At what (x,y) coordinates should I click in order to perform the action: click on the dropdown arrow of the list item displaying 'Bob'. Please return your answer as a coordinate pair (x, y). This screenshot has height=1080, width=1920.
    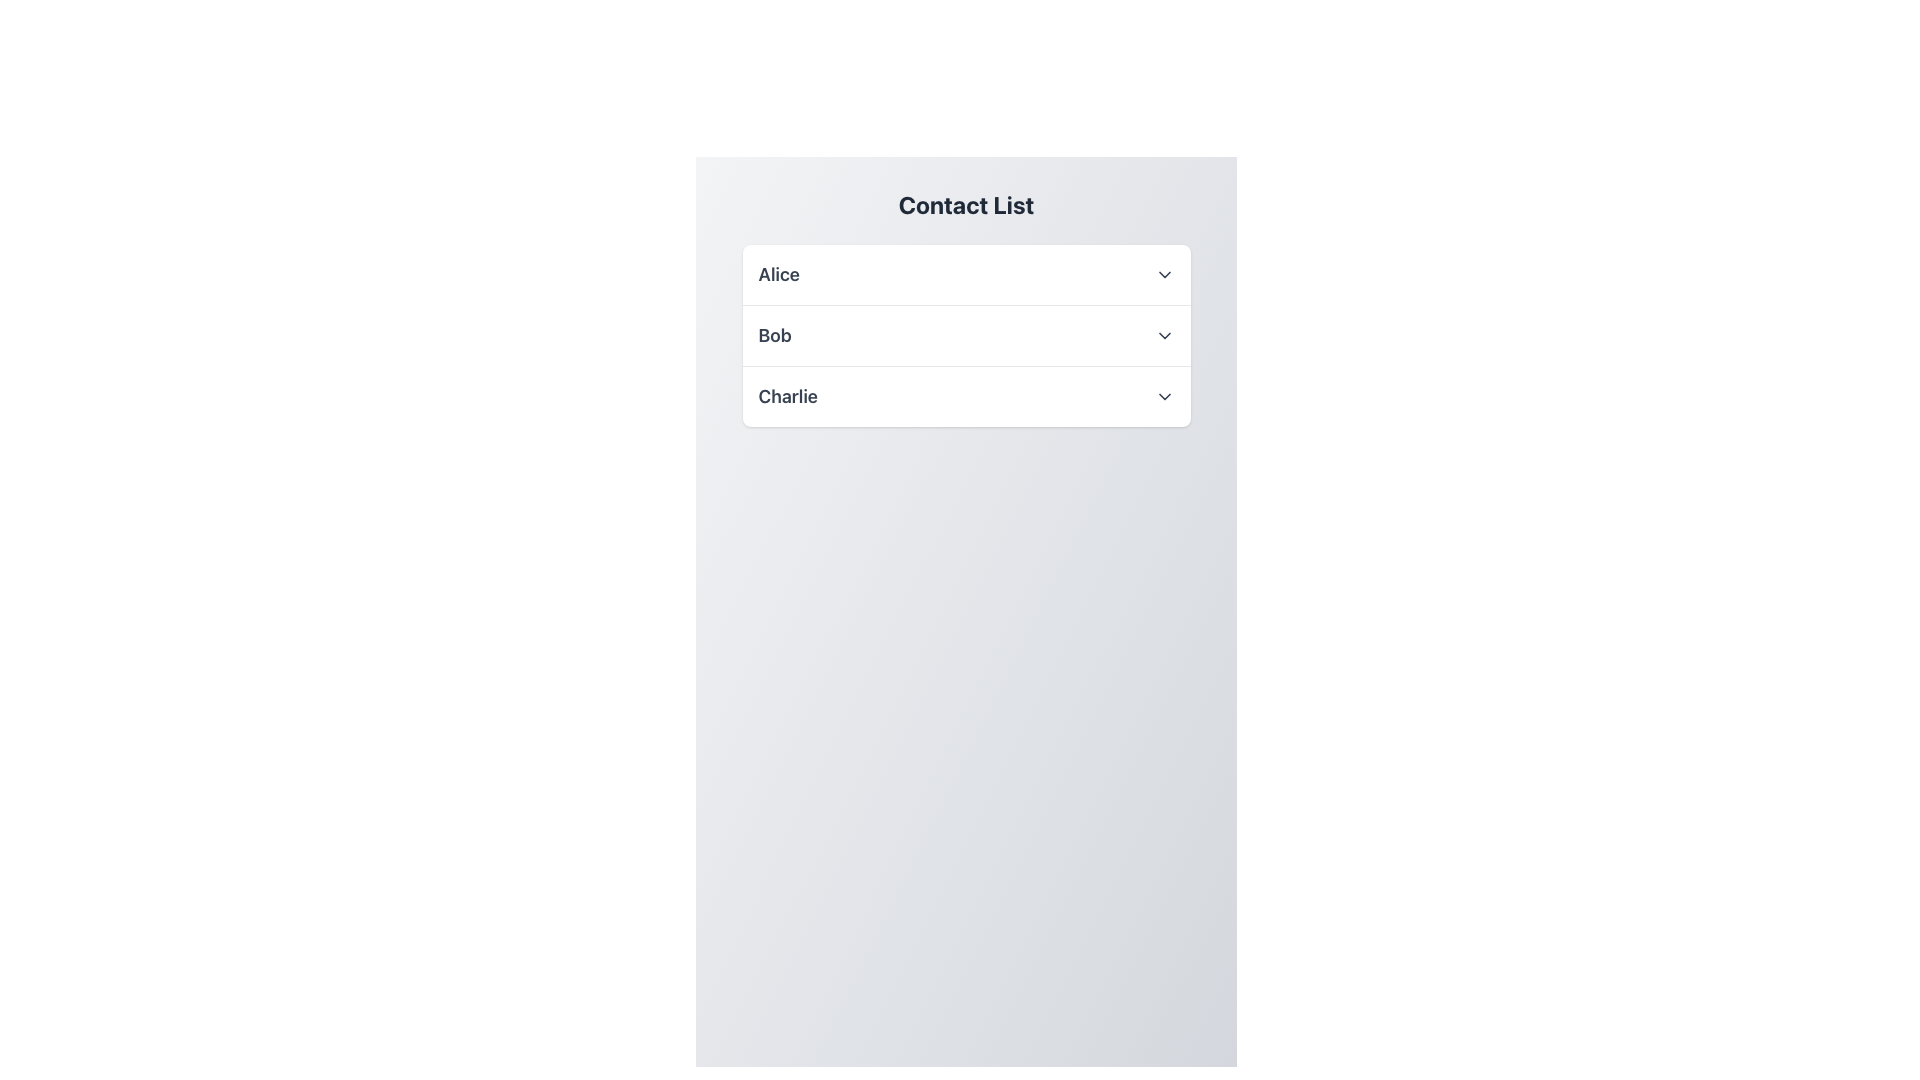
    Looking at the image, I should click on (966, 334).